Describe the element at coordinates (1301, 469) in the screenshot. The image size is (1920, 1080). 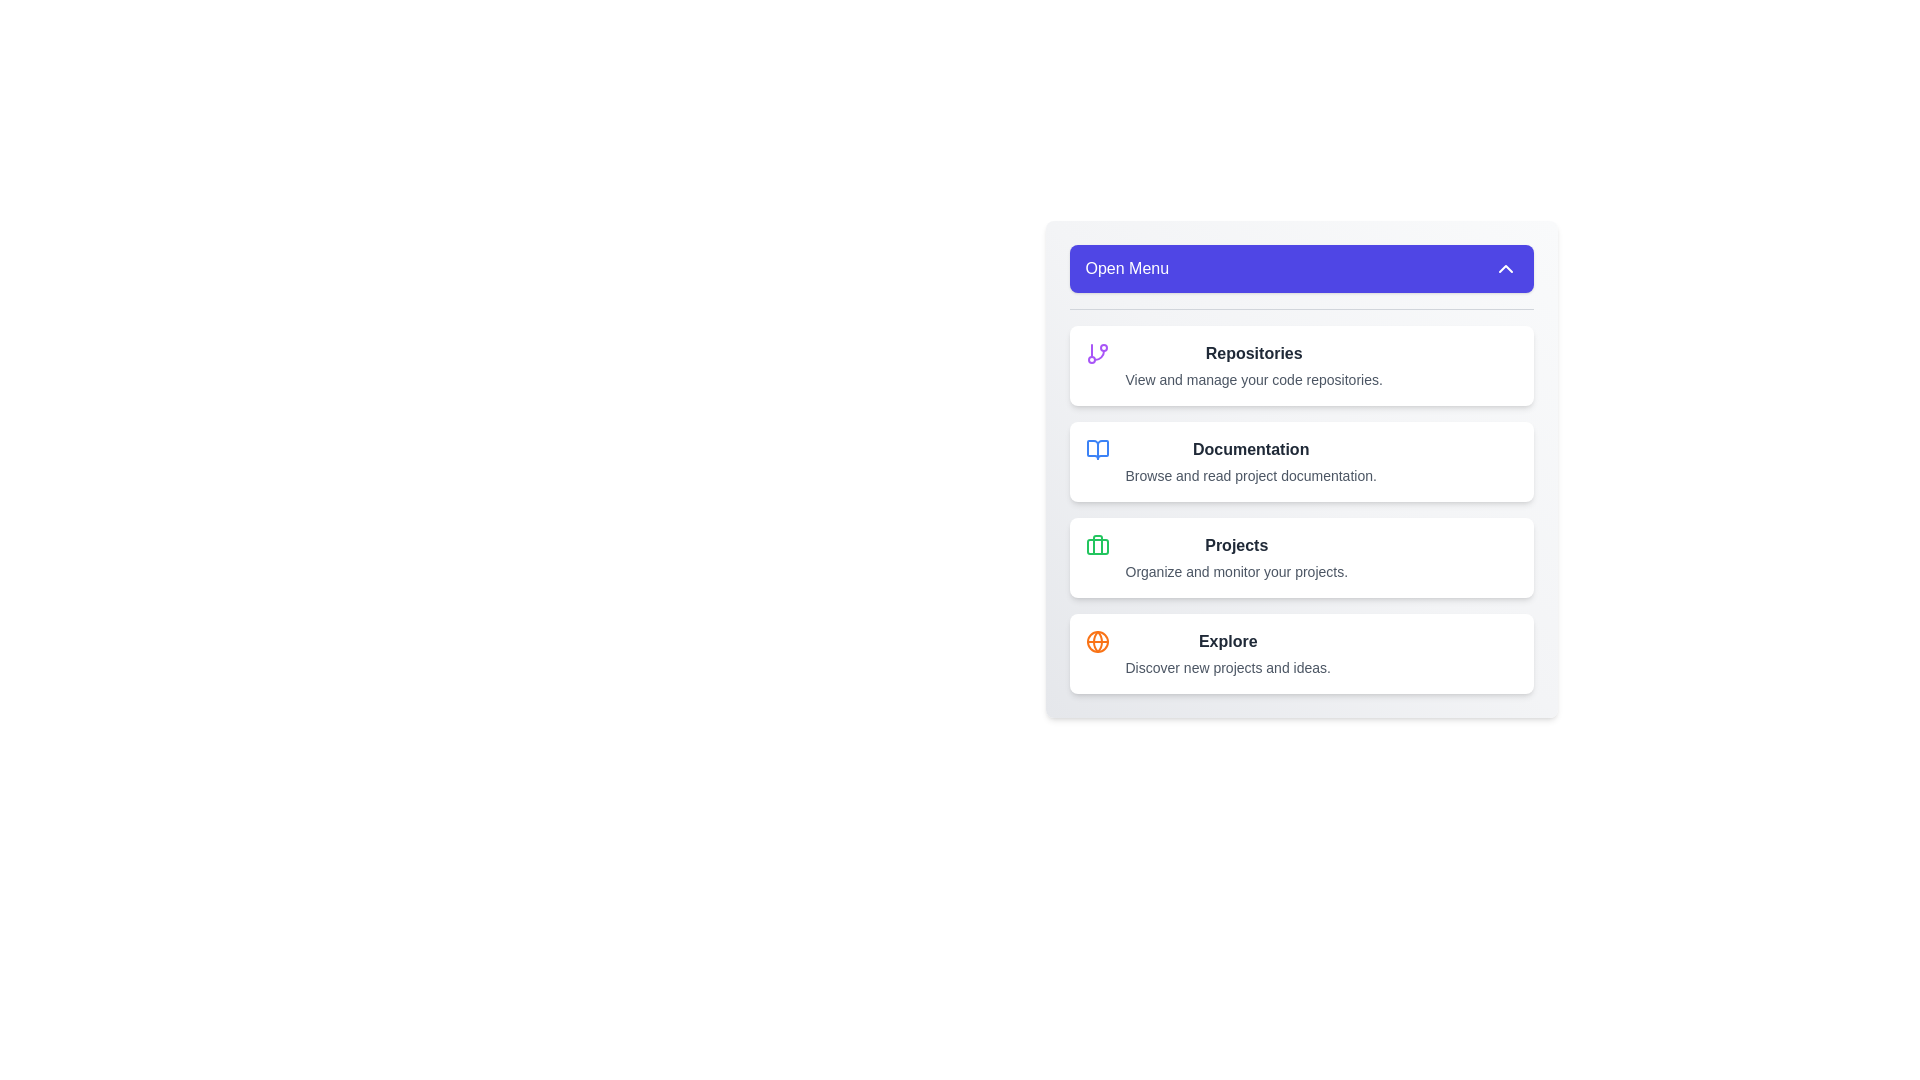
I see `keyboard navigation` at that location.